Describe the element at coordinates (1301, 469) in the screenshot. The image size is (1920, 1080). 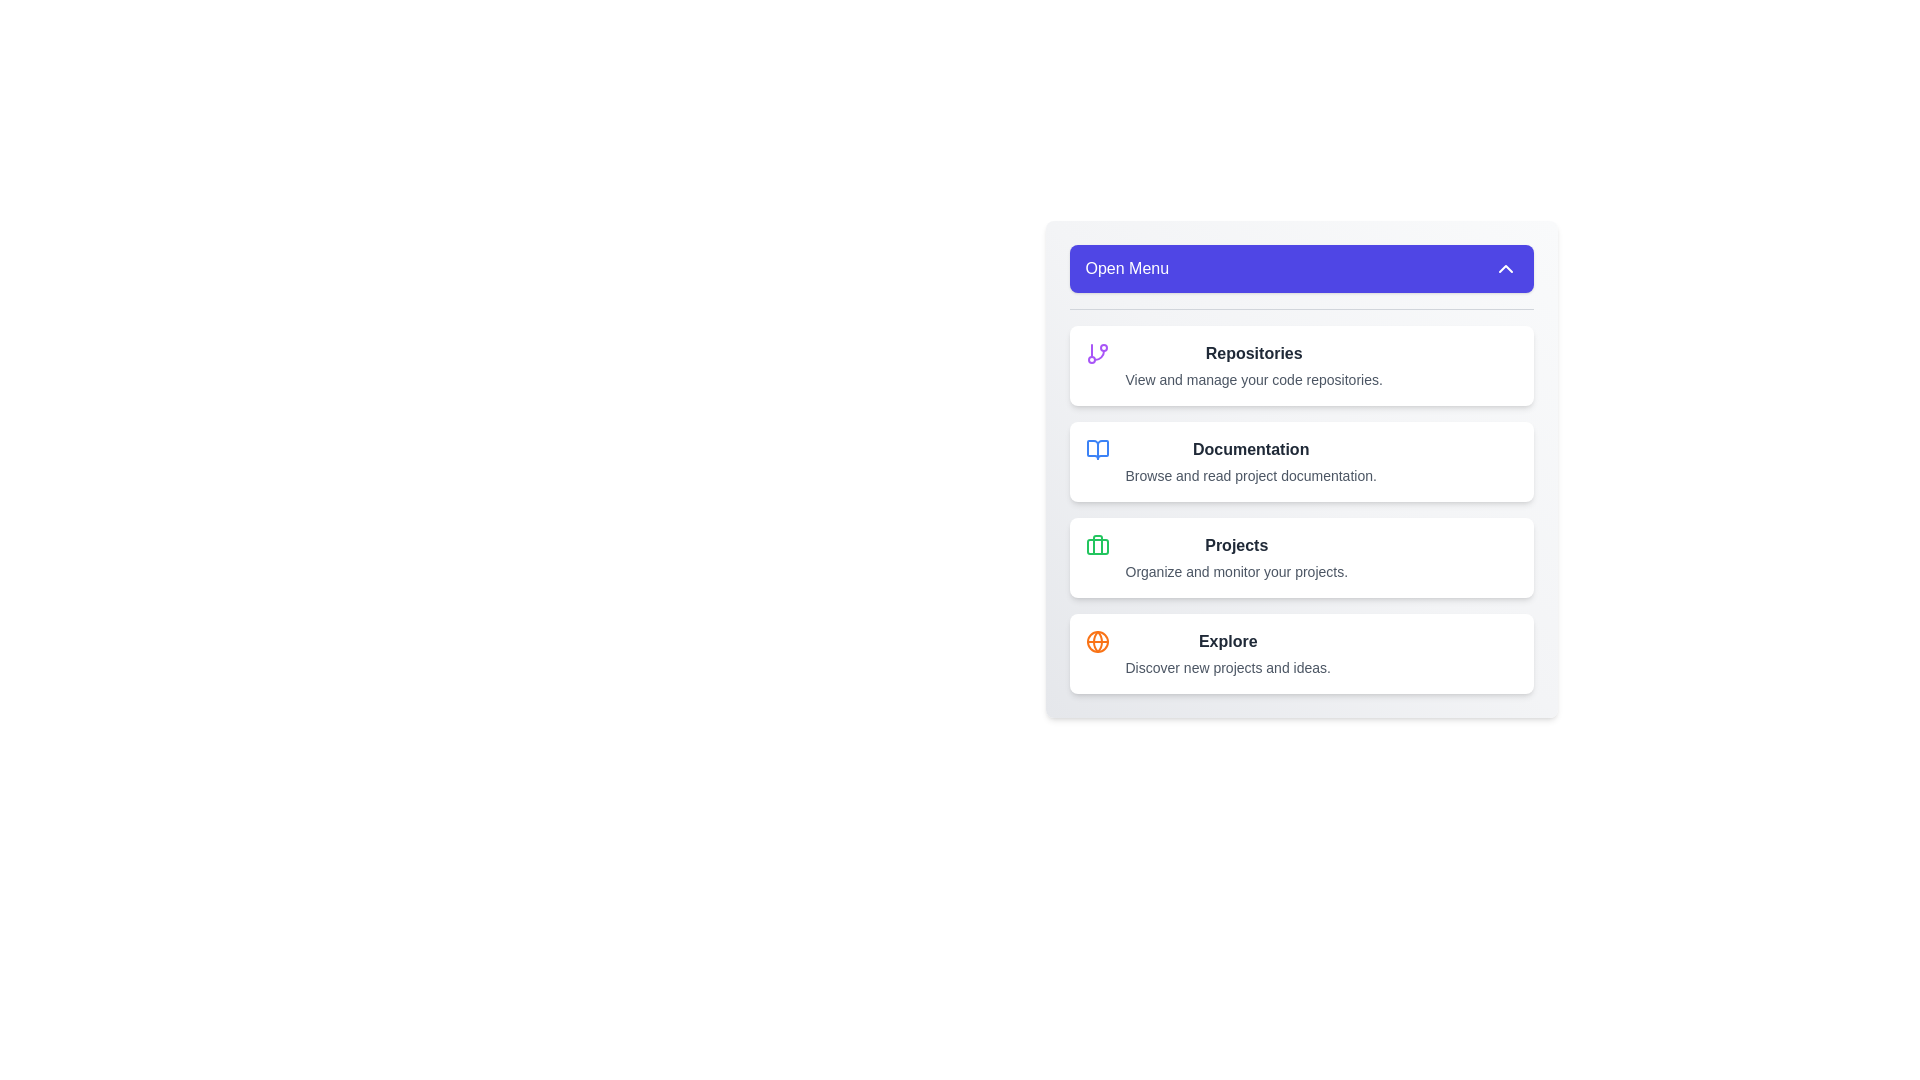
I see `keyboard navigation` at that location.